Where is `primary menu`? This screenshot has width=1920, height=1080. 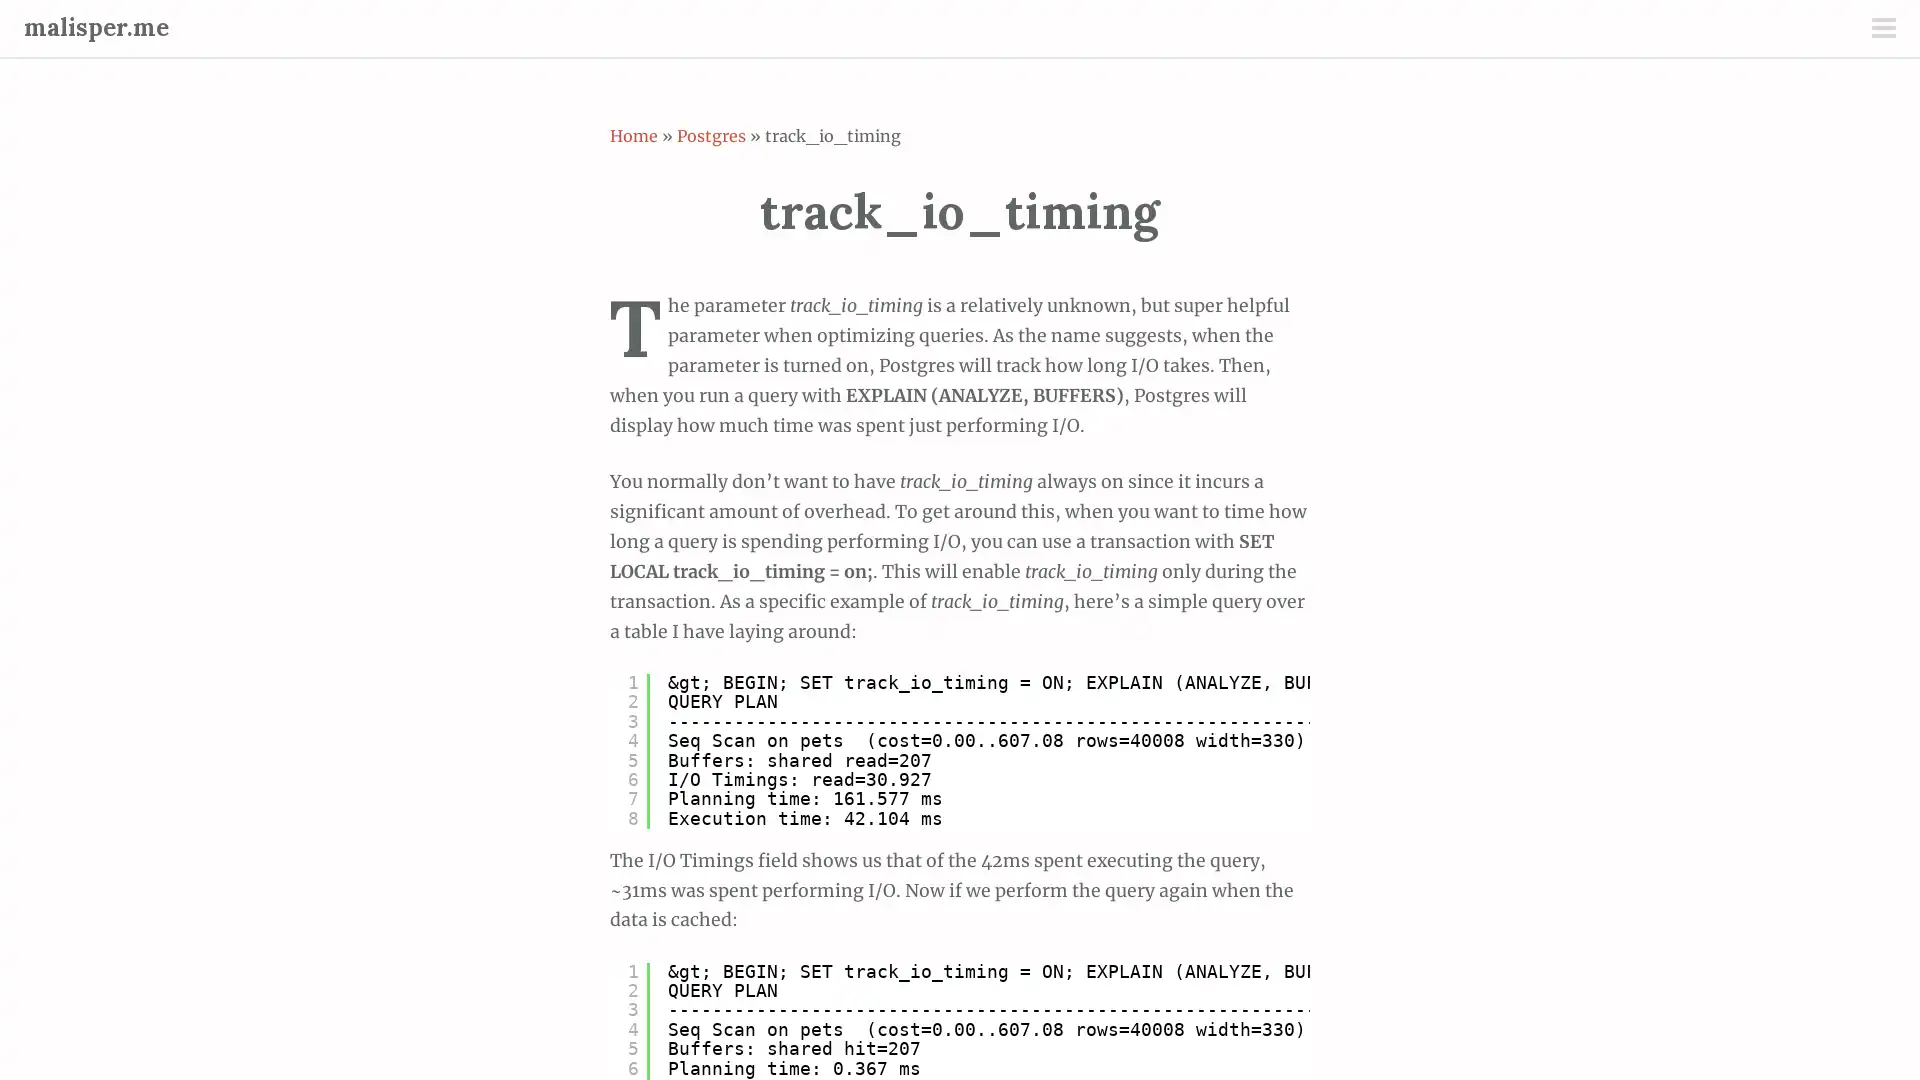 primary menu is located at coordinates (1882, 30).